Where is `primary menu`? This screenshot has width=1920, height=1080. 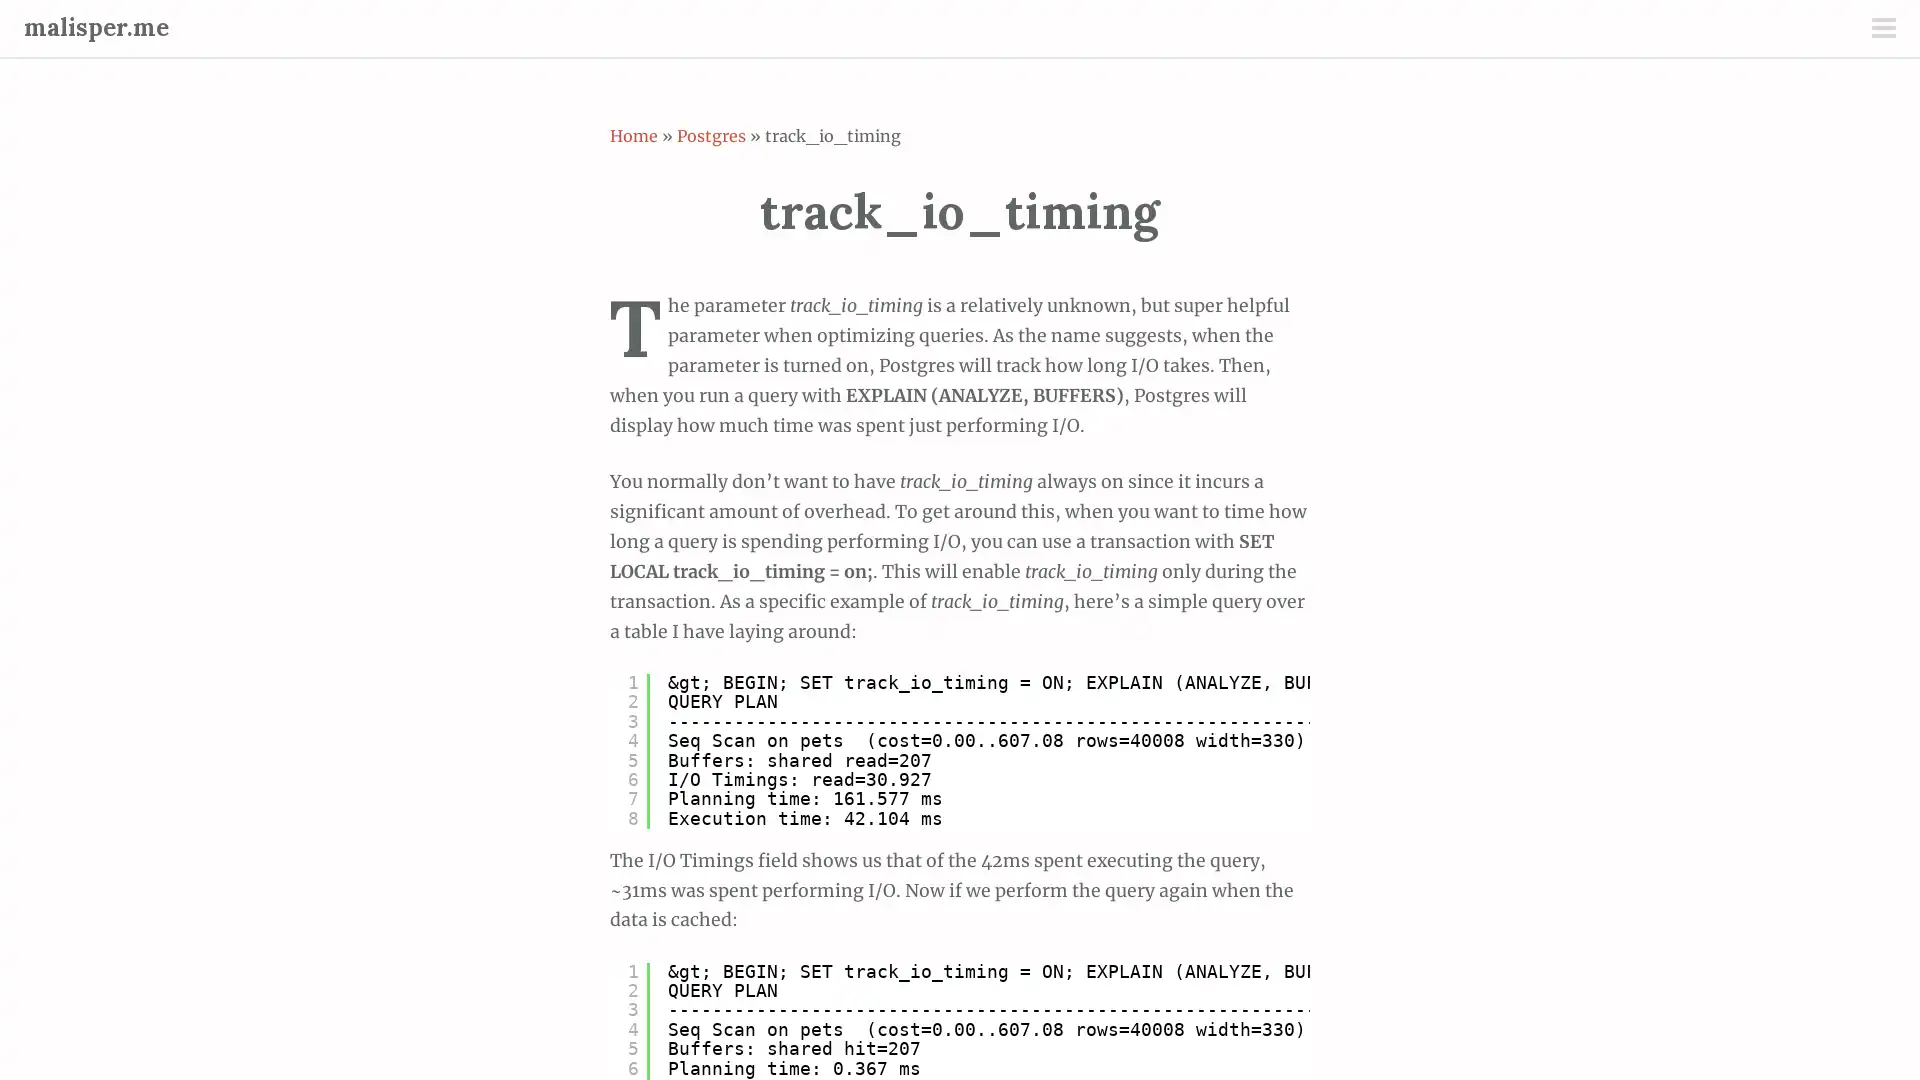 primary menu is located at coordinates (1882, 30).